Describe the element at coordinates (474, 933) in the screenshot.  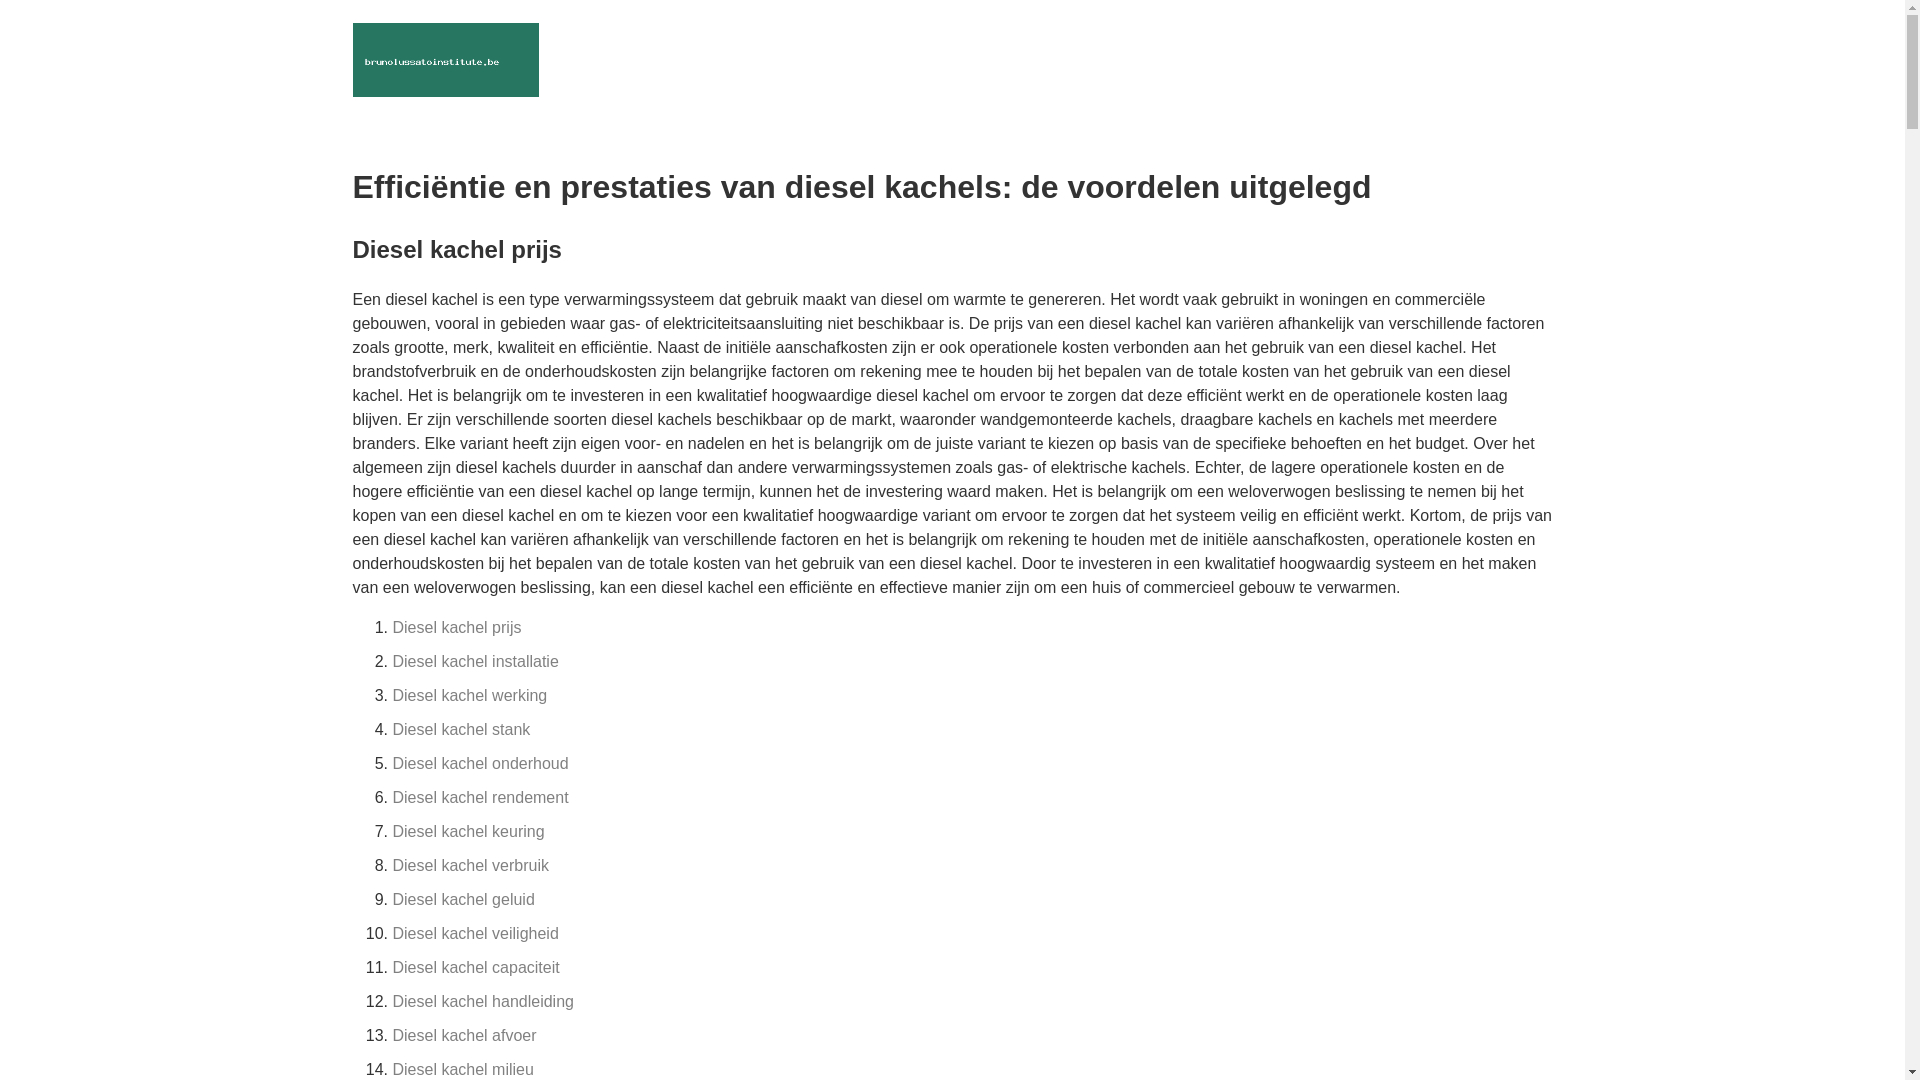
I see `'Diesel kachel veiligheid'` at that location.